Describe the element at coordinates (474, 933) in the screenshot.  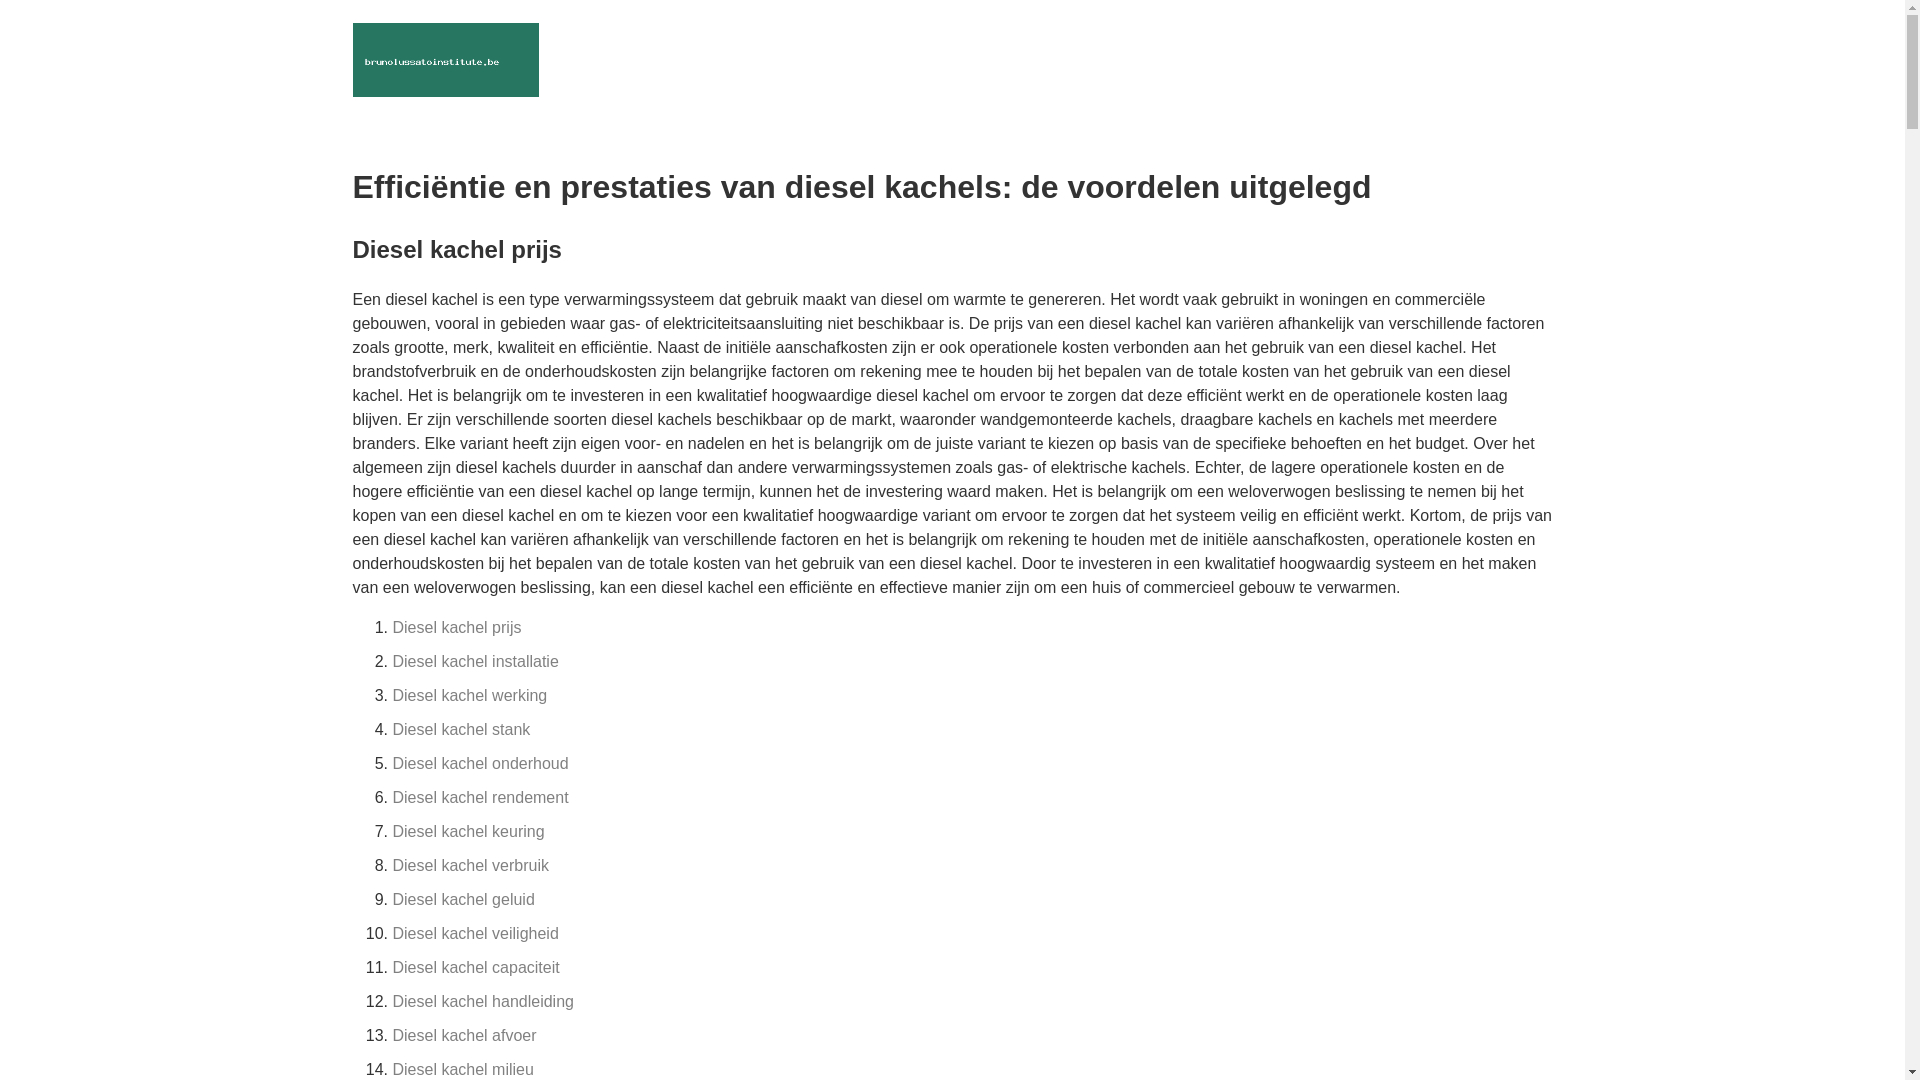
I see `'Diesel kachel veiligheid'` at that location.